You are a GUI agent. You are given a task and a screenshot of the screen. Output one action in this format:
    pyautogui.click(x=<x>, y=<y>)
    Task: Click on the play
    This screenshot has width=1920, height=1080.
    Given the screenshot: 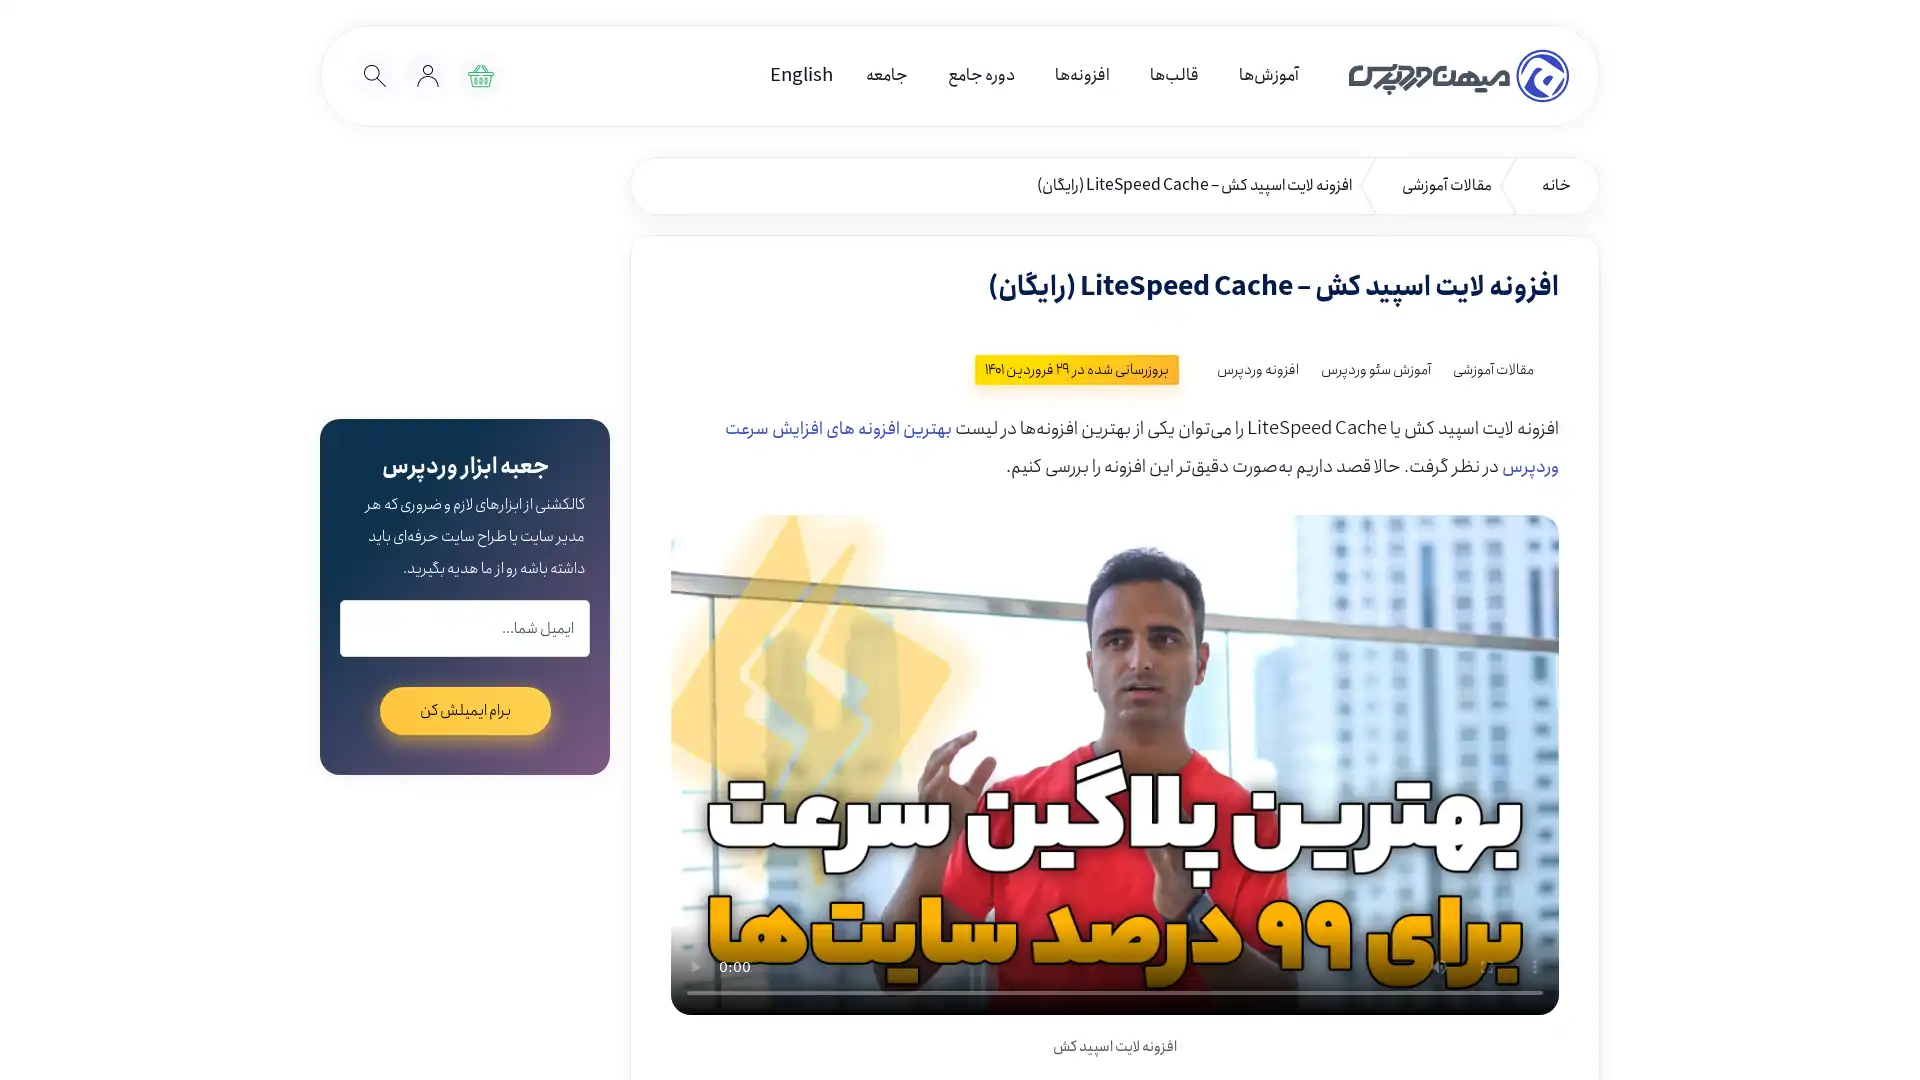 What is the action you would take?
    pyautogui.click(x=695, y=964)
    